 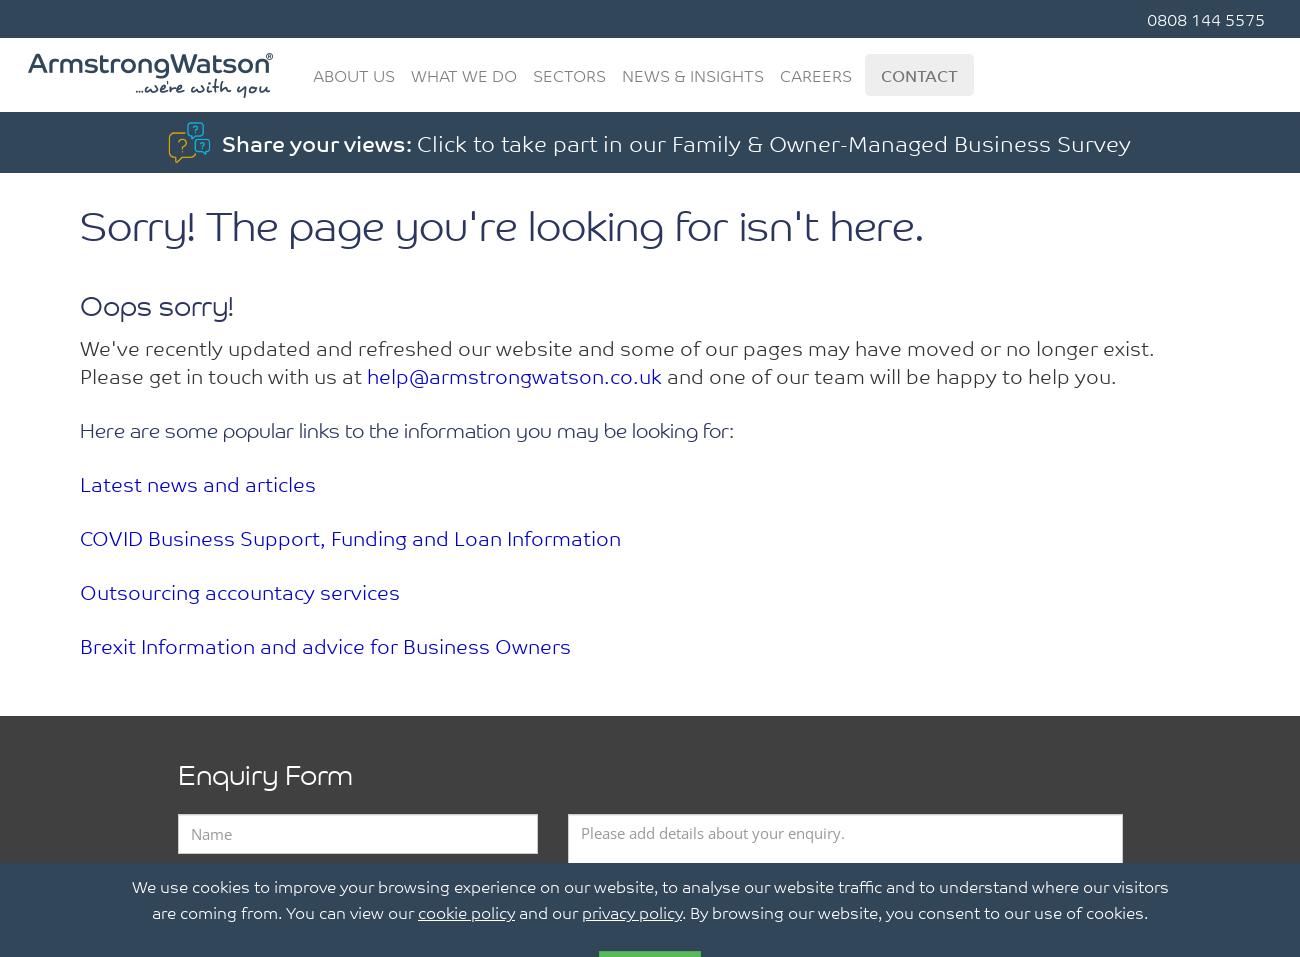 What do you see at coordinates (325, 643) in the screenshot?
I see `'Brexit Information and advice for Business Owners'` at bounding box center [325, 643].